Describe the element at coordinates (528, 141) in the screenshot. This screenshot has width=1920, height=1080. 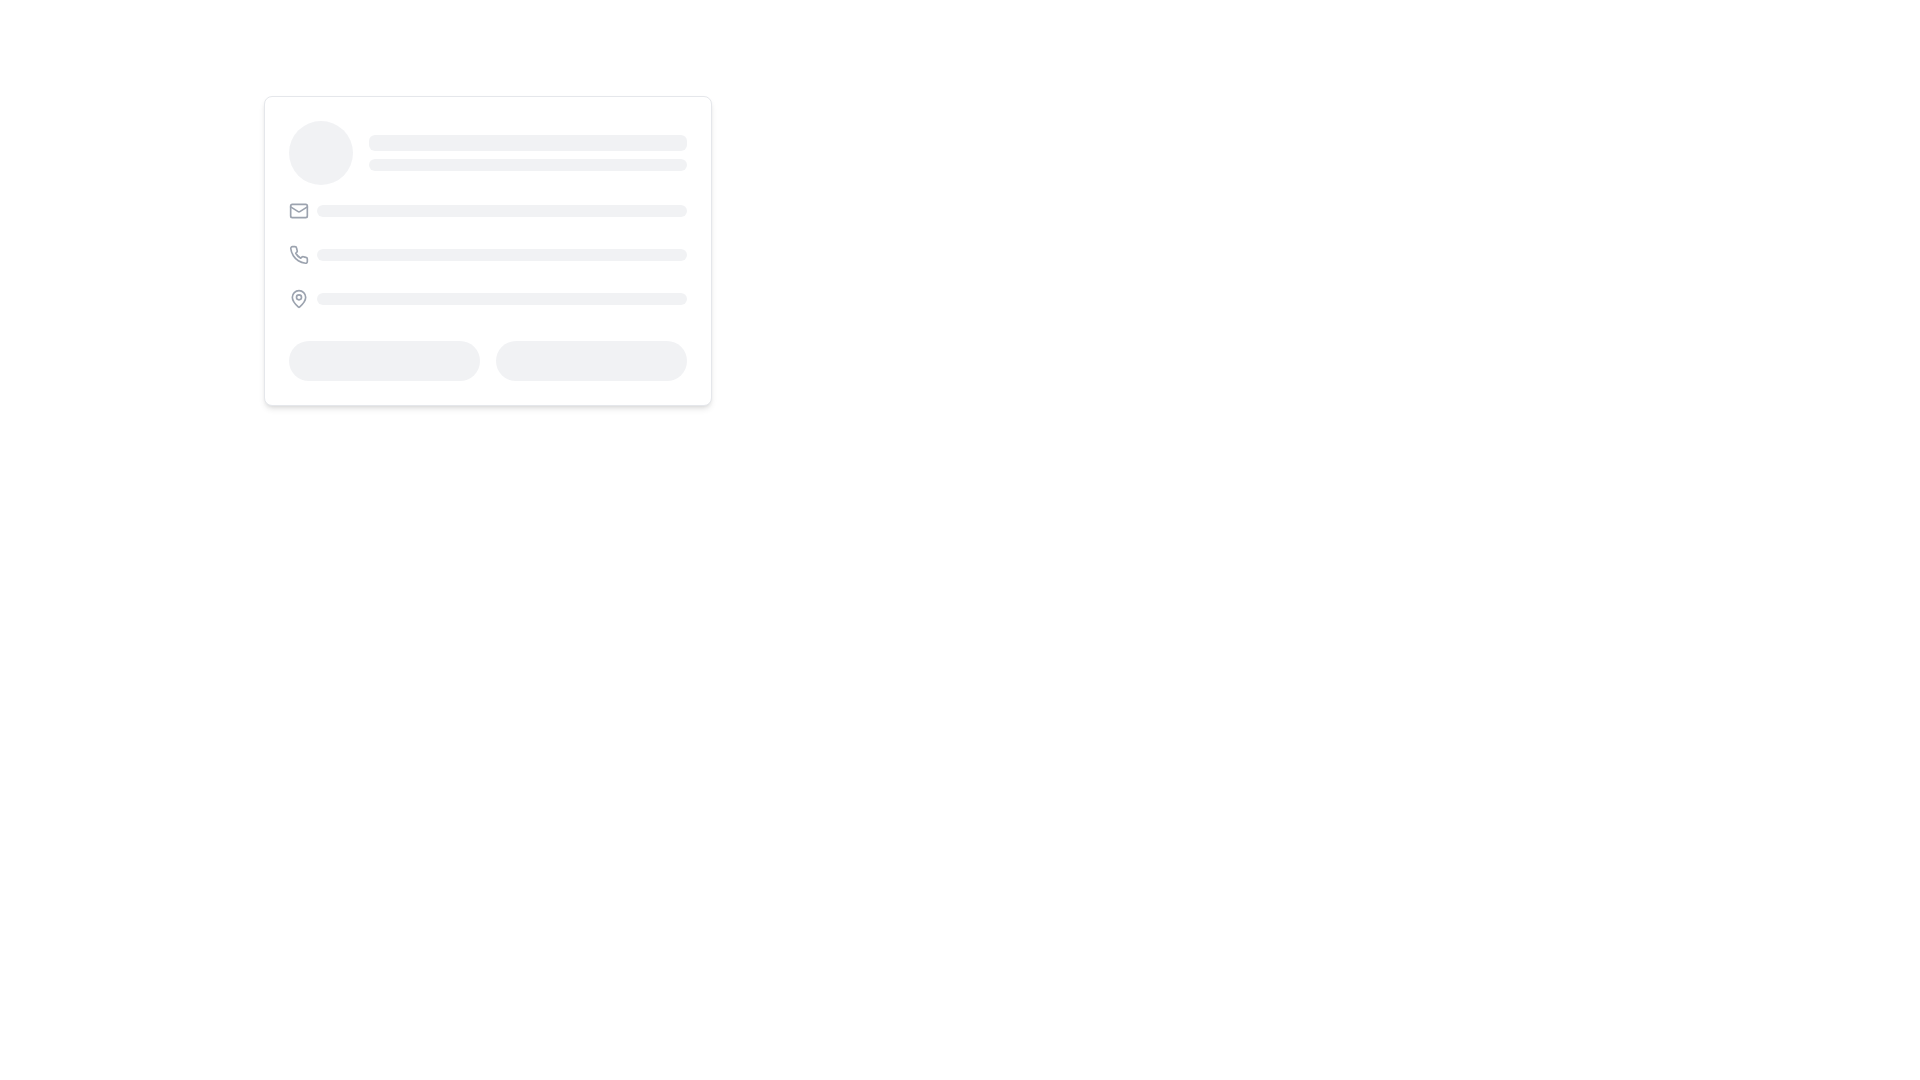
I see `the Skeleton/loading placeholder, which is a light gray horizontal bar with rounded ends, located at the top of the card layout, serving as a loading indicator` at that location.